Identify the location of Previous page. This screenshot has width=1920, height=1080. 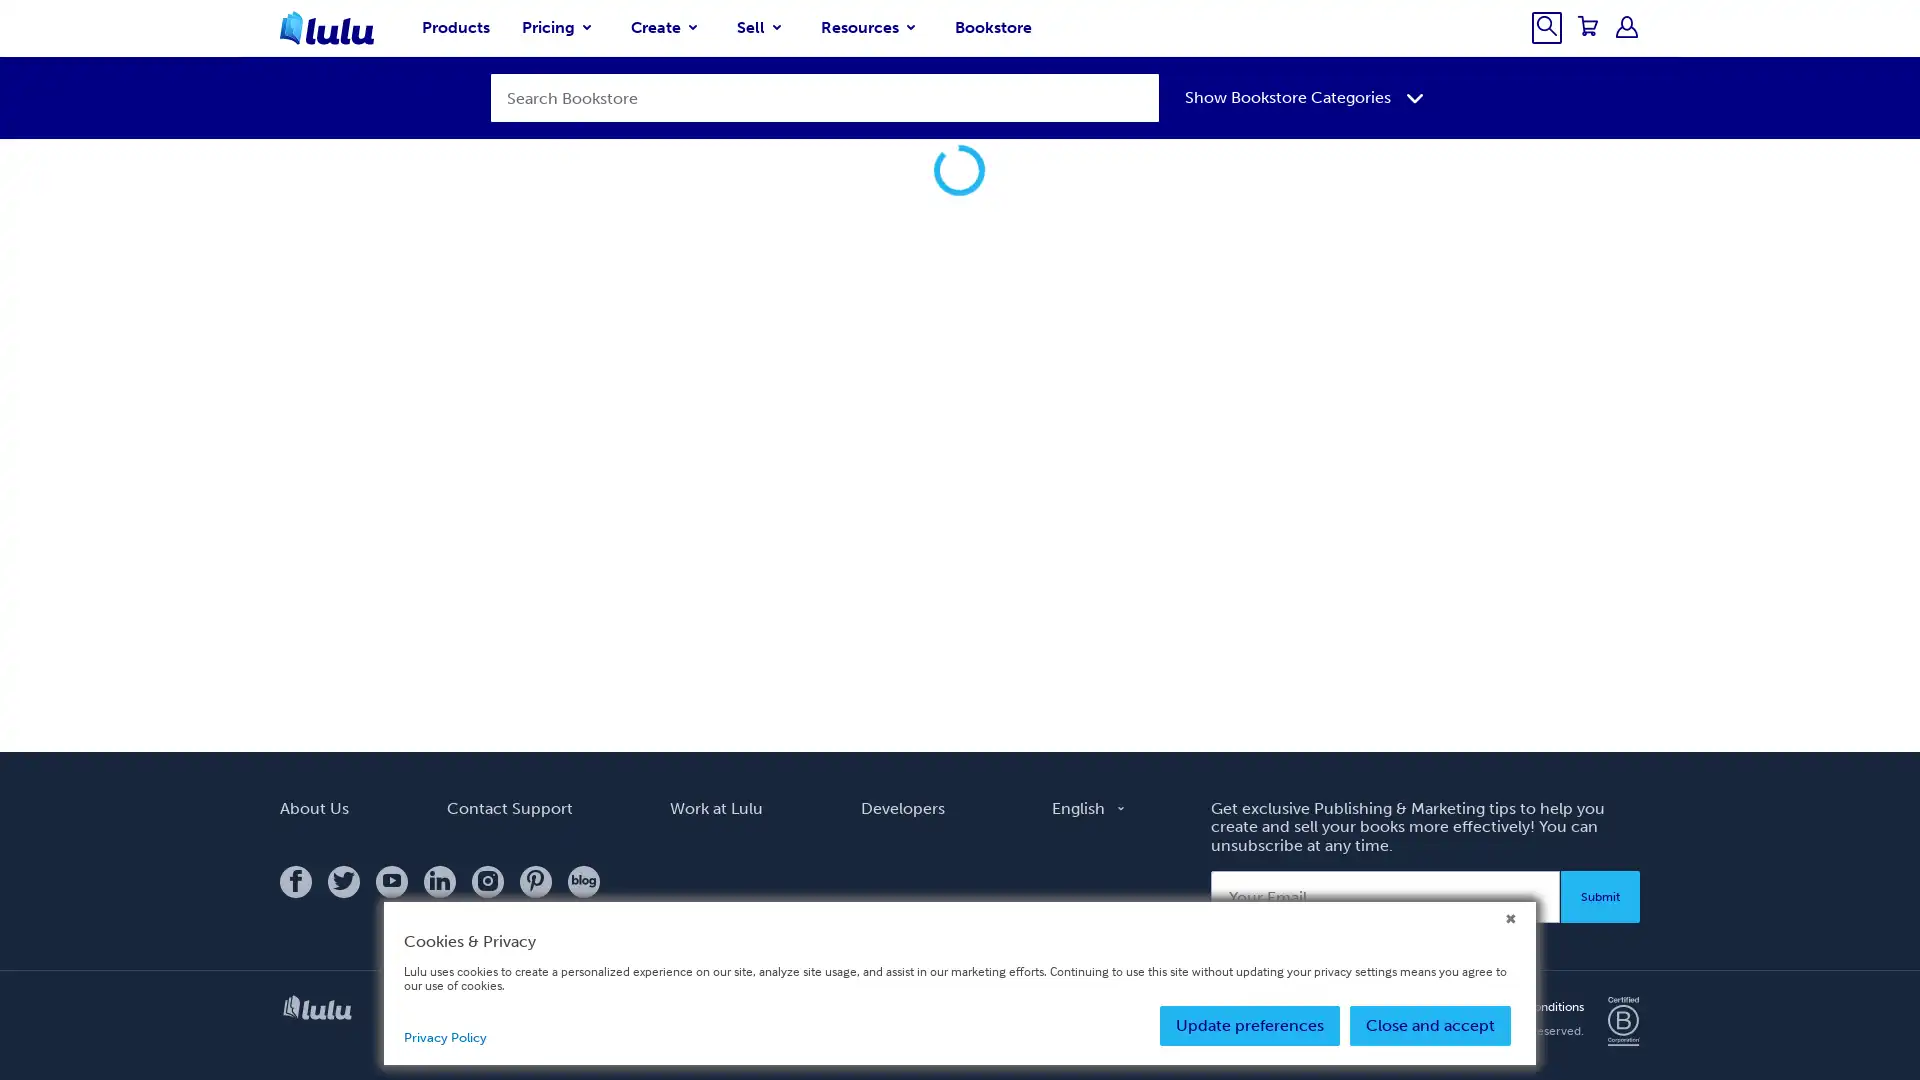
(1479, 612).